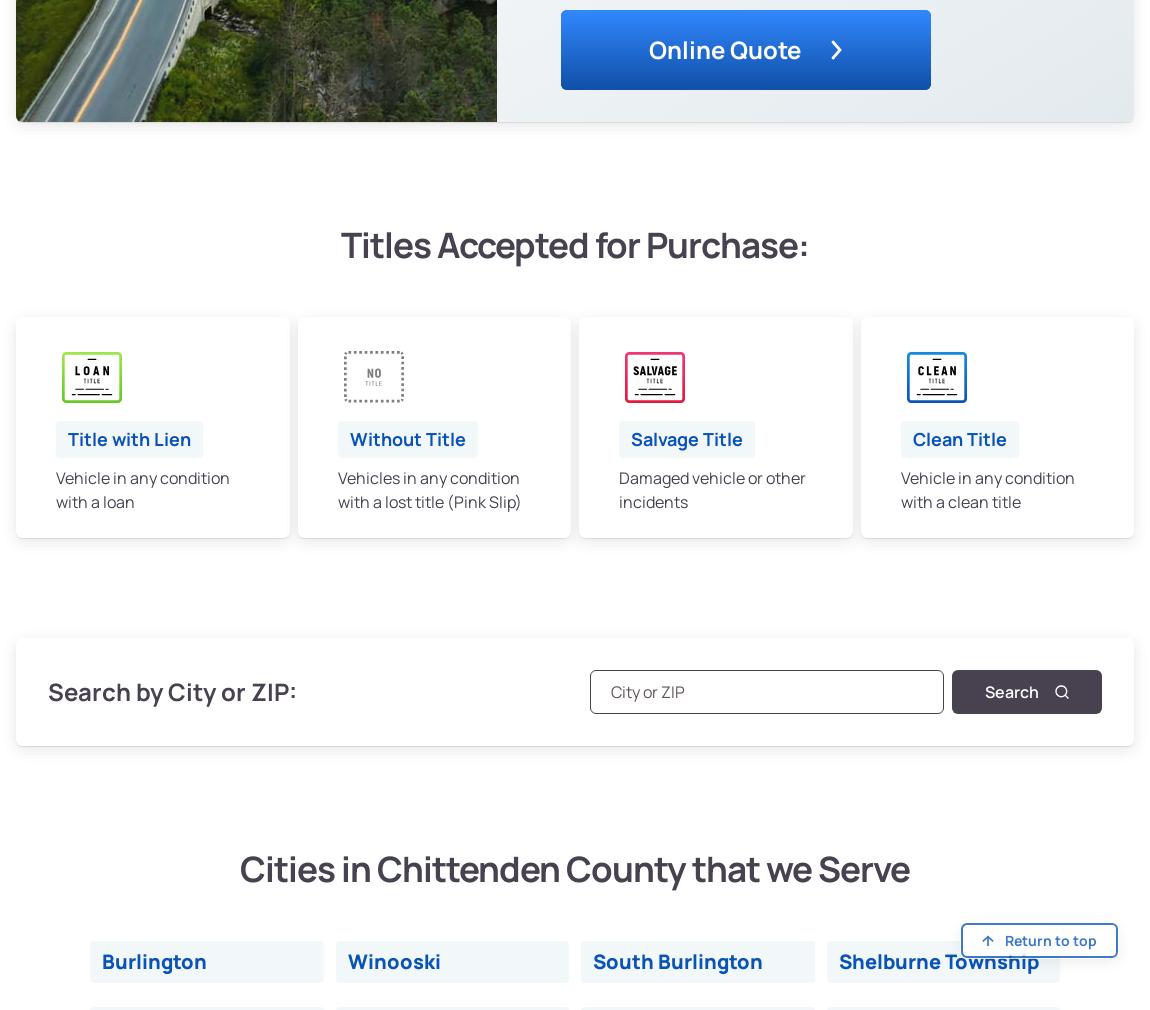 The height and width of the screenshot is (1010, 1150). Describe the element at coordinates (987, 489) in the screenshot. I see `'Vehicle in any condition with a clean title'` at that location.